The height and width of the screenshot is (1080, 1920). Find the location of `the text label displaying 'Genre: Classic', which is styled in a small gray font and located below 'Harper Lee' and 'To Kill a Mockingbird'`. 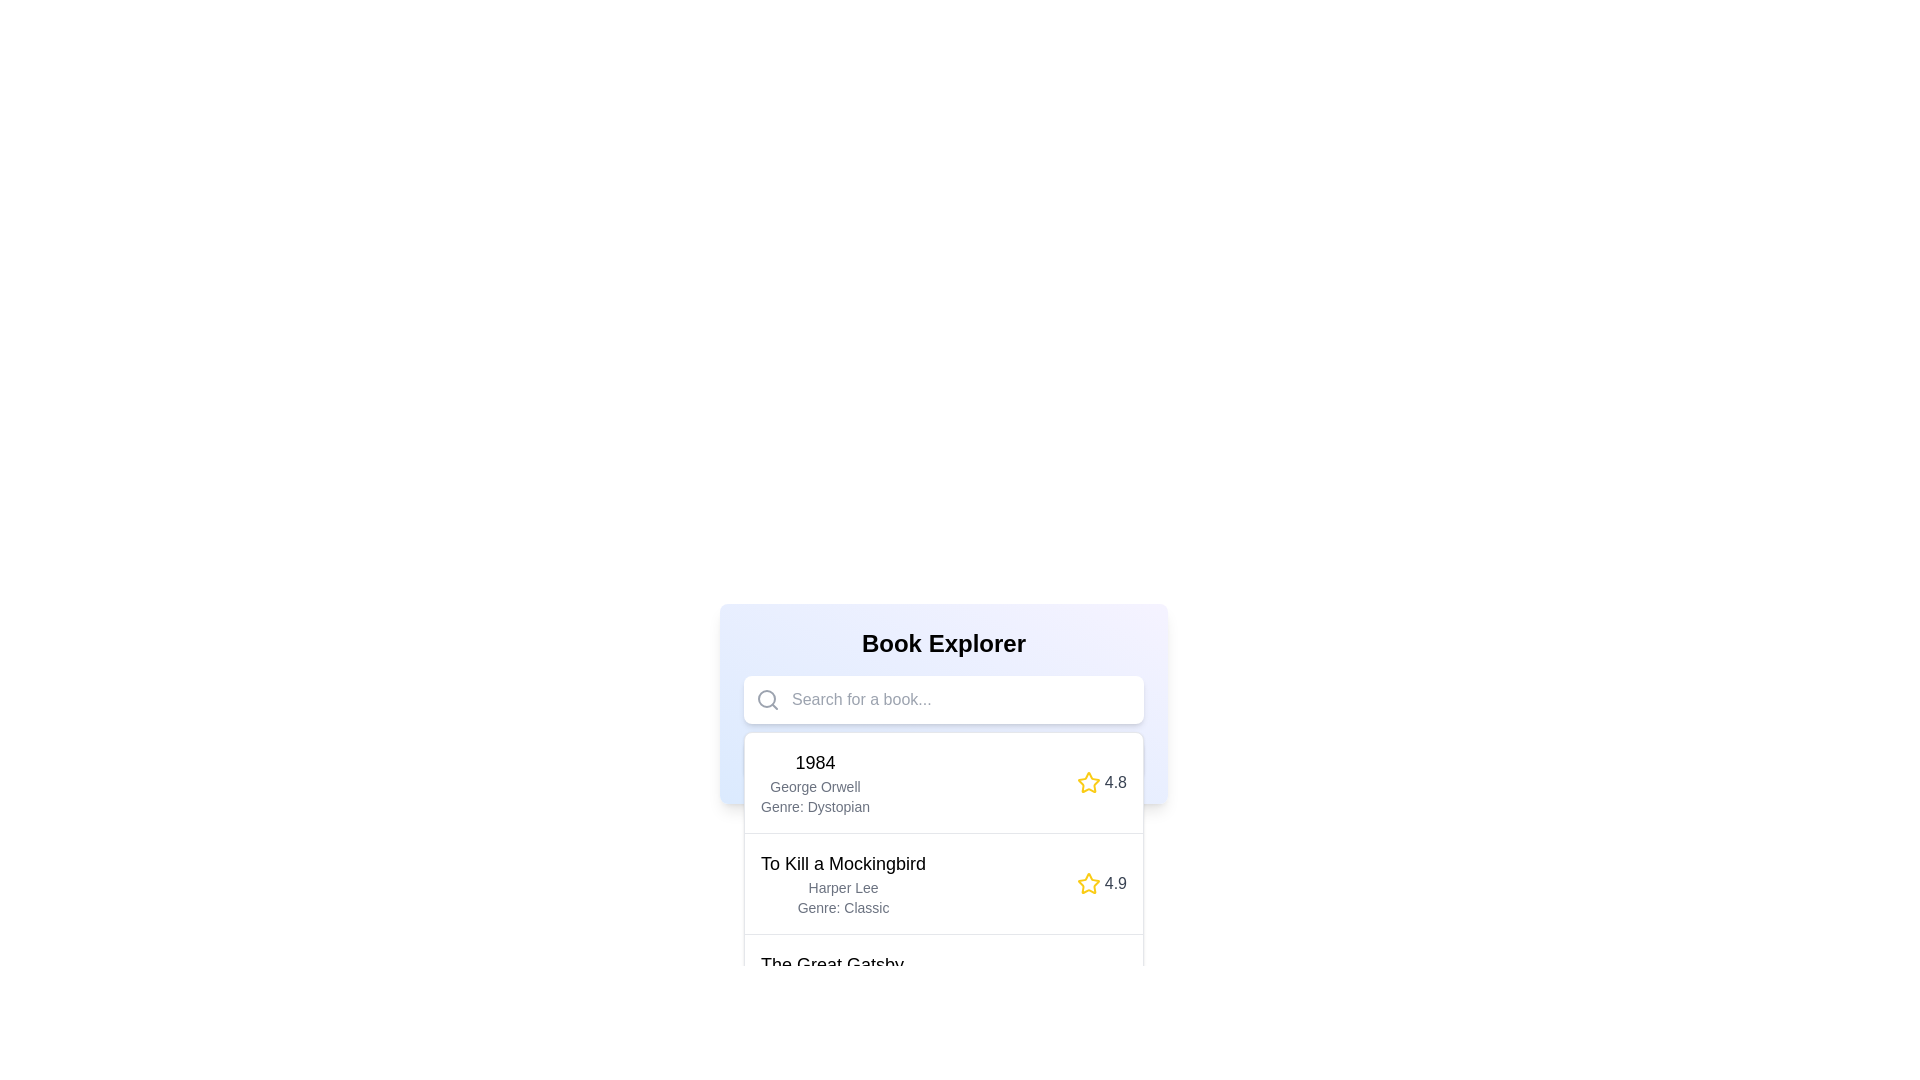

the text label displaying 'Genre: Classic', which is styled in a small gray font and located below 'Harper Lee' and 'To Kill a Mockingbird' is located at coordinates (843, 907).